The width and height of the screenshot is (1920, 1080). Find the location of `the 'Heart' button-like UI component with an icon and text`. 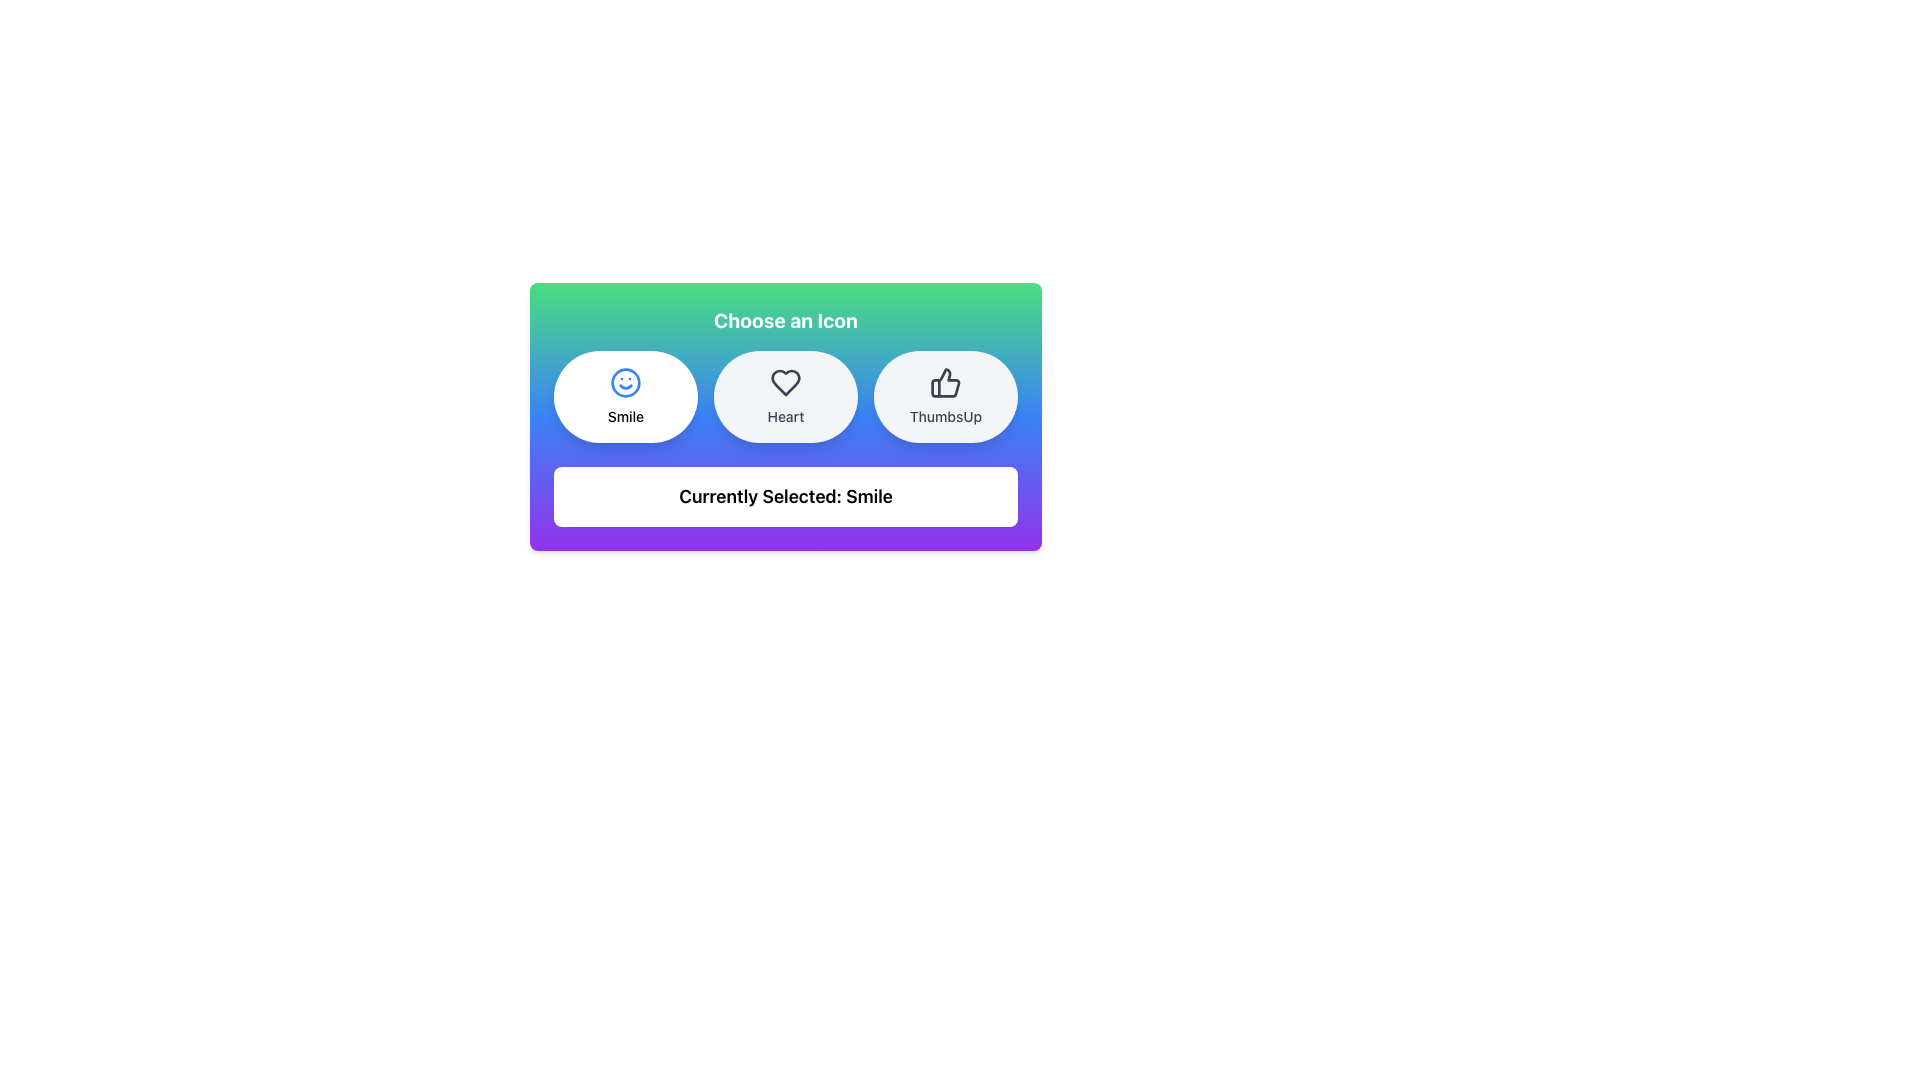

the 'Heart' button-like UI component with an icon and text is located at coordinates (785, 397).